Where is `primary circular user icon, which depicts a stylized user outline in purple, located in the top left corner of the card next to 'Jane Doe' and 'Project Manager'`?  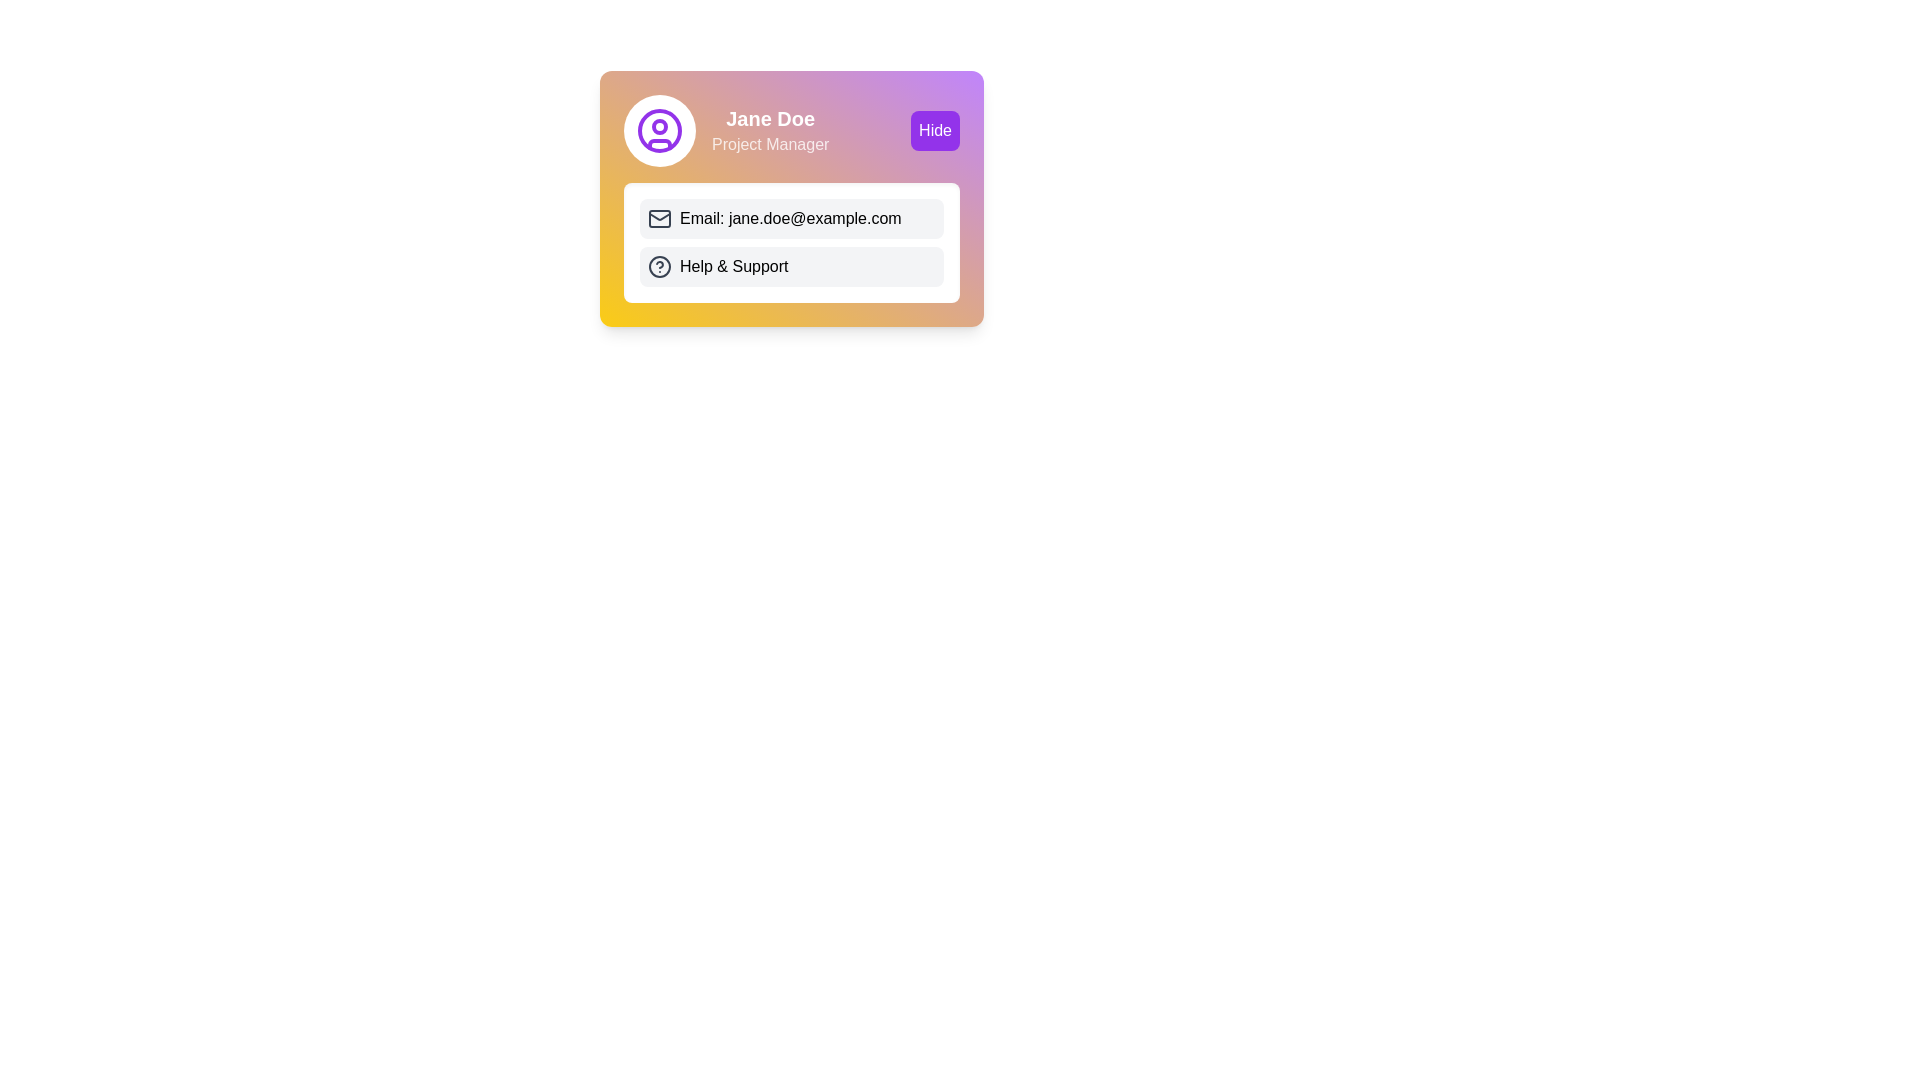
primary circular user icon, which depicts a stylized user outline in purple, located in the top left corner of the card next to 'Jane Doe' and 'Project Manager' is located at coordinates (660, 131).